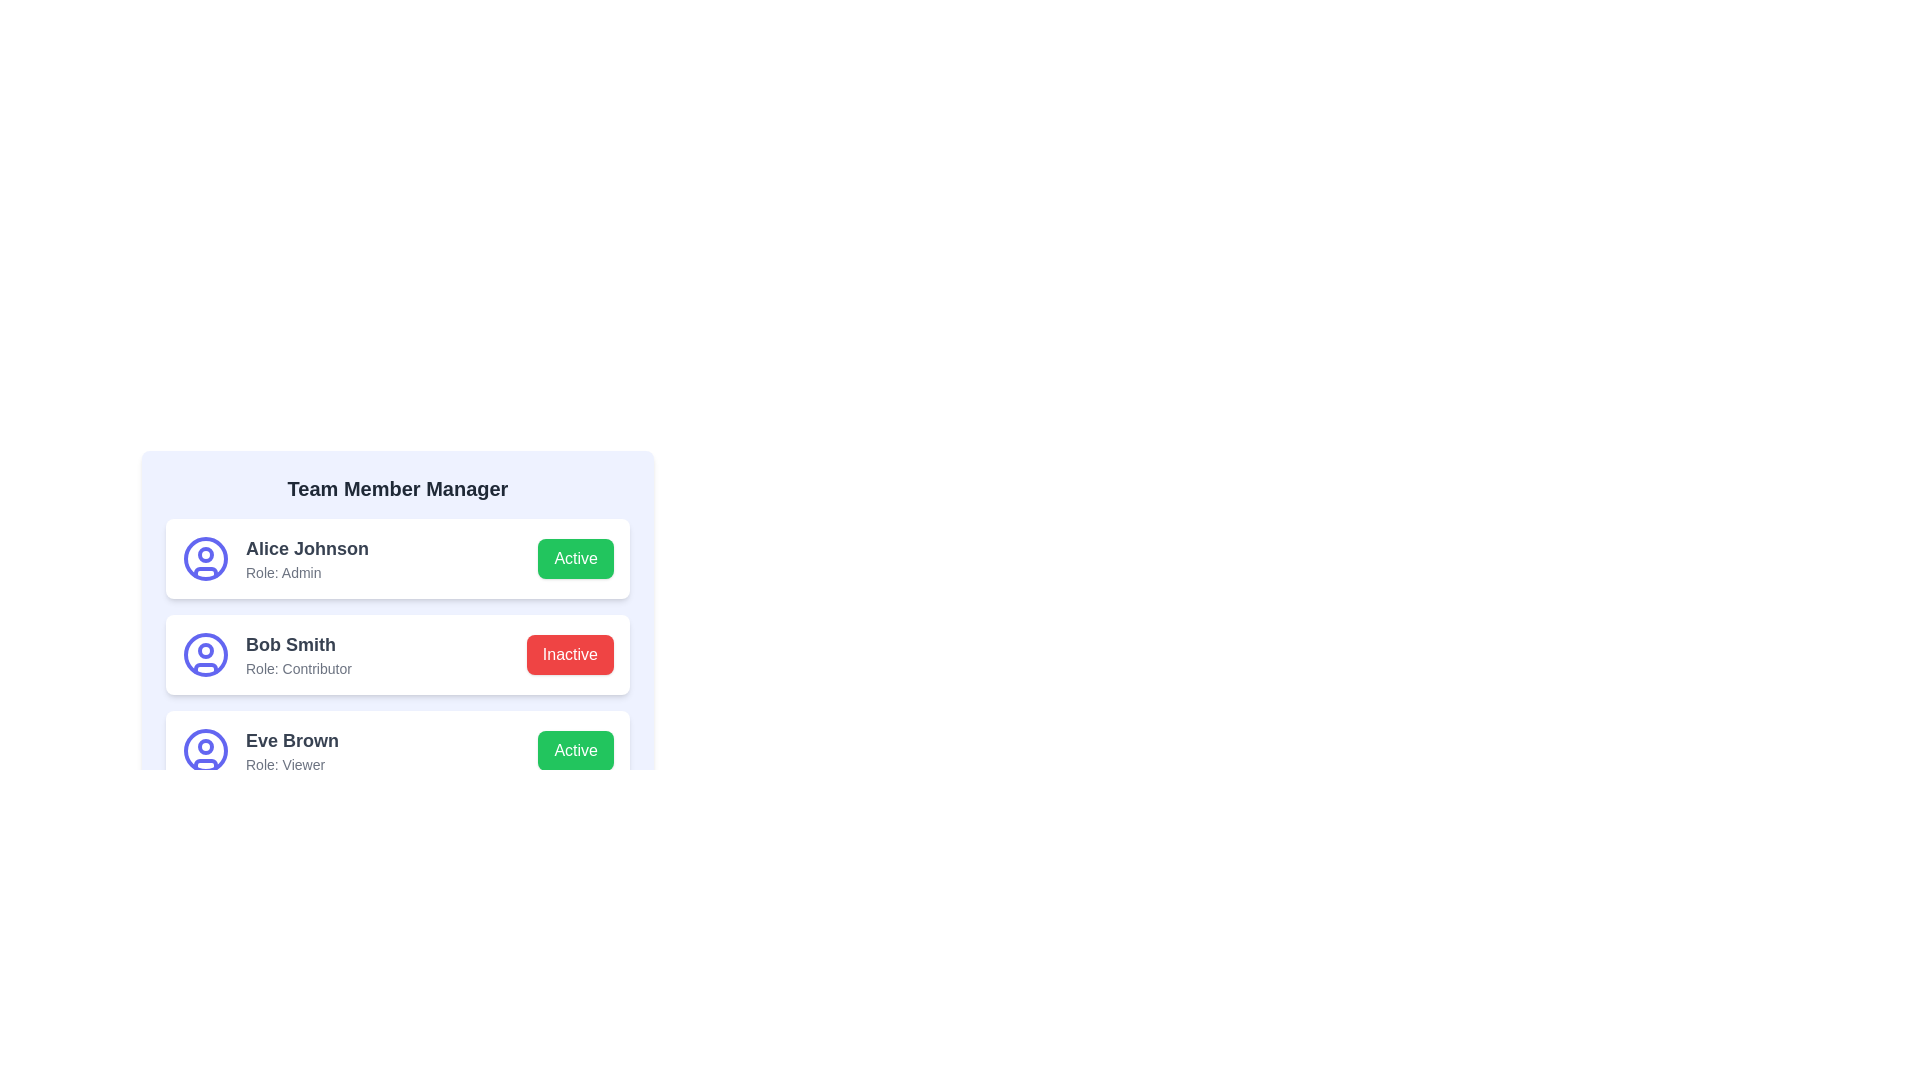  I want to click on the text label that serves as the header for the Team Member Manager interface, located at the top center of the card, so click(398, 489).